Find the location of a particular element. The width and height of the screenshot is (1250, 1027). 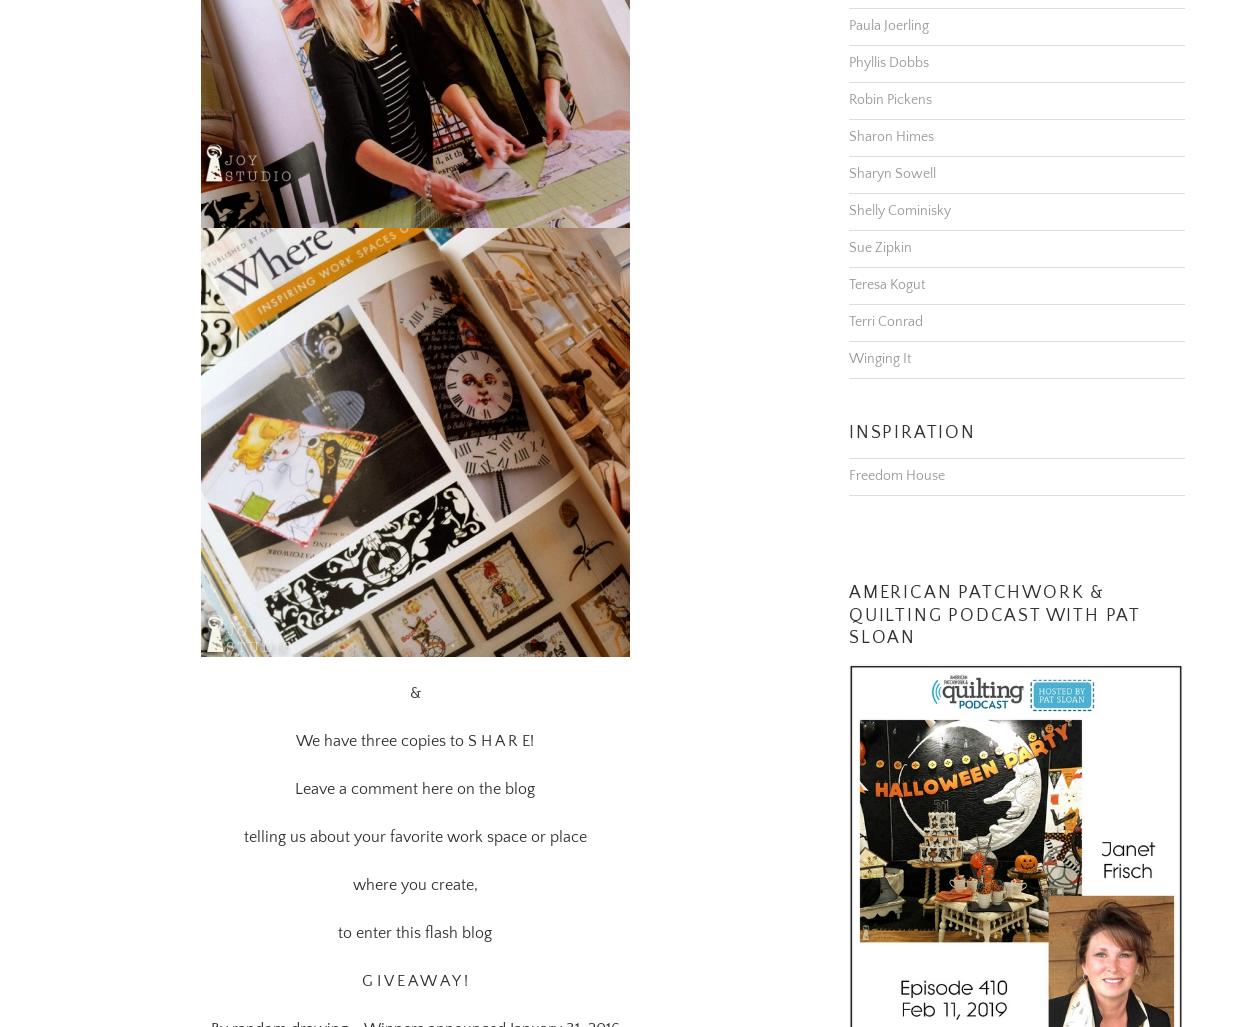

'Shelly Cominisky' is located at coordinates (900, 184).